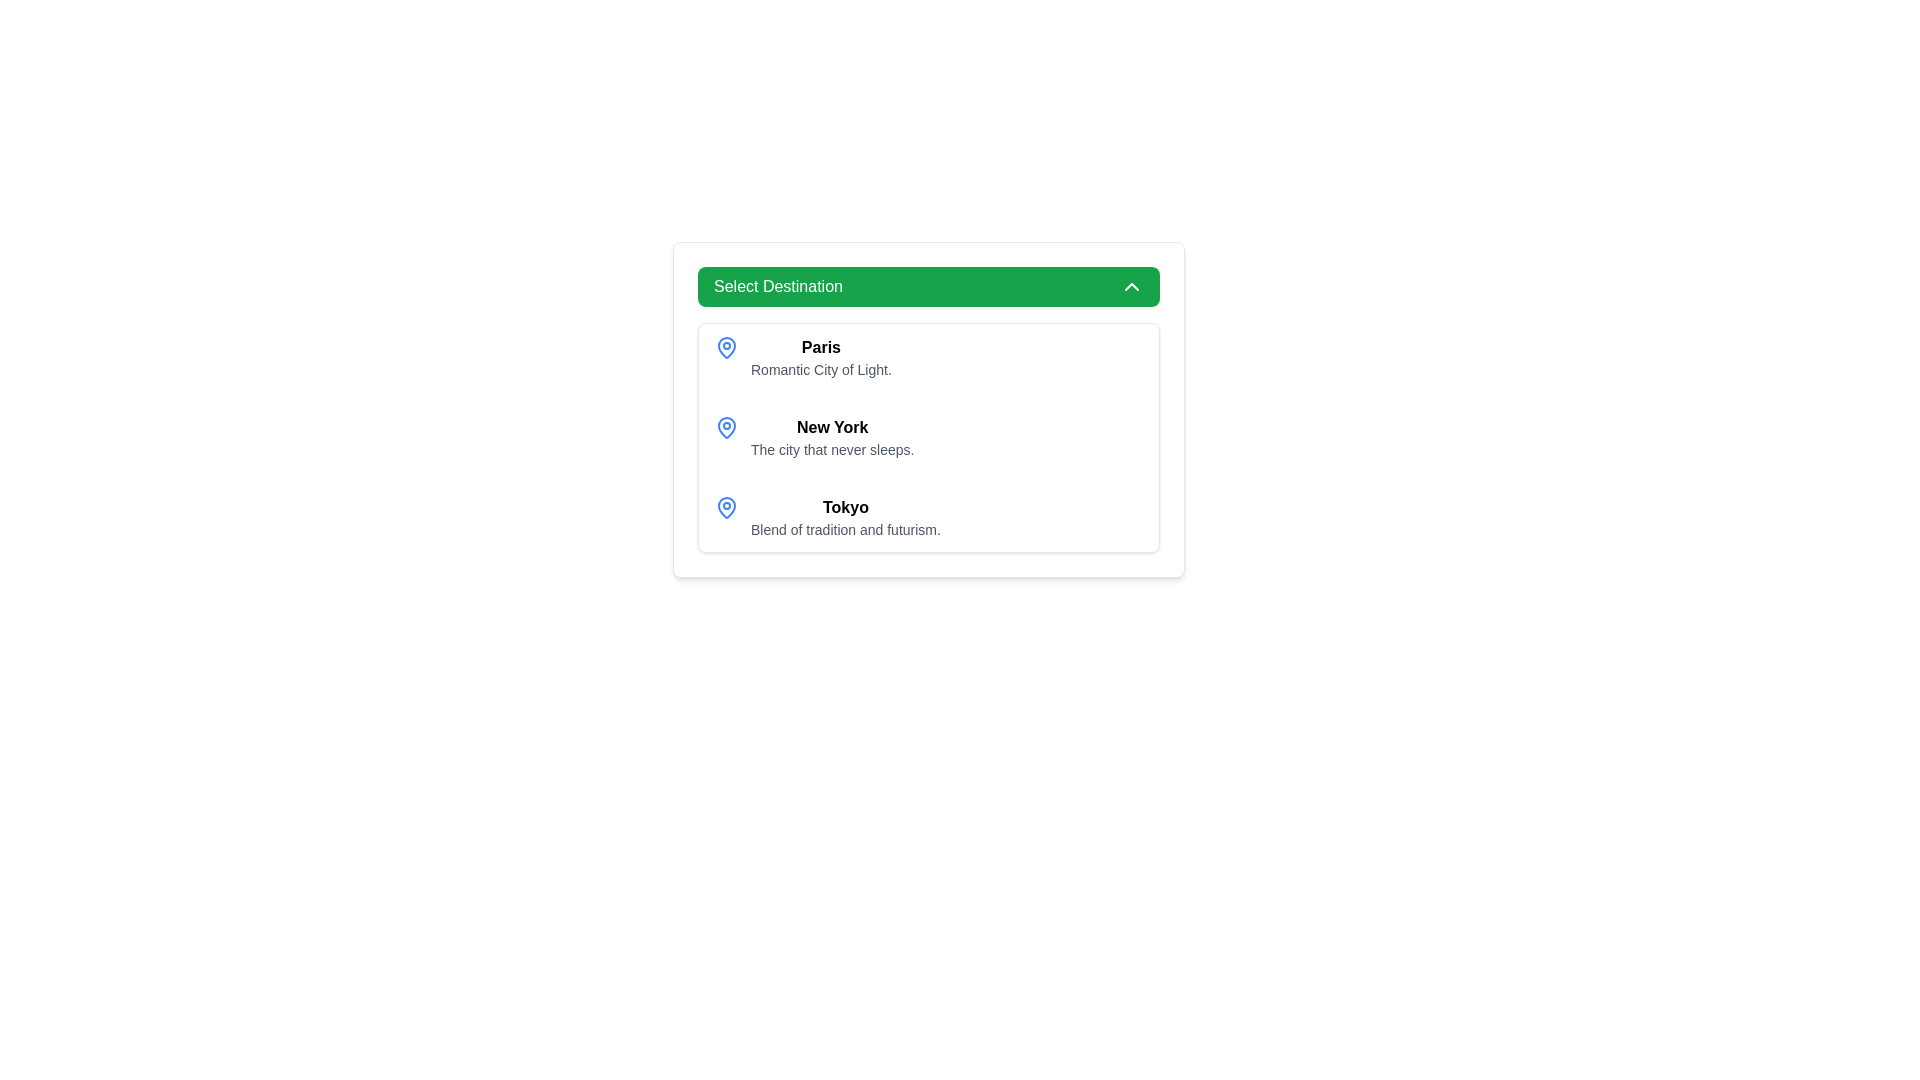  Describe the element at coordinates (928, 437) in the screenshot. I see `the second list item that describes the city of New York, positioned between 'Paris' and 'Tokyo' in a vertical list` at that location.